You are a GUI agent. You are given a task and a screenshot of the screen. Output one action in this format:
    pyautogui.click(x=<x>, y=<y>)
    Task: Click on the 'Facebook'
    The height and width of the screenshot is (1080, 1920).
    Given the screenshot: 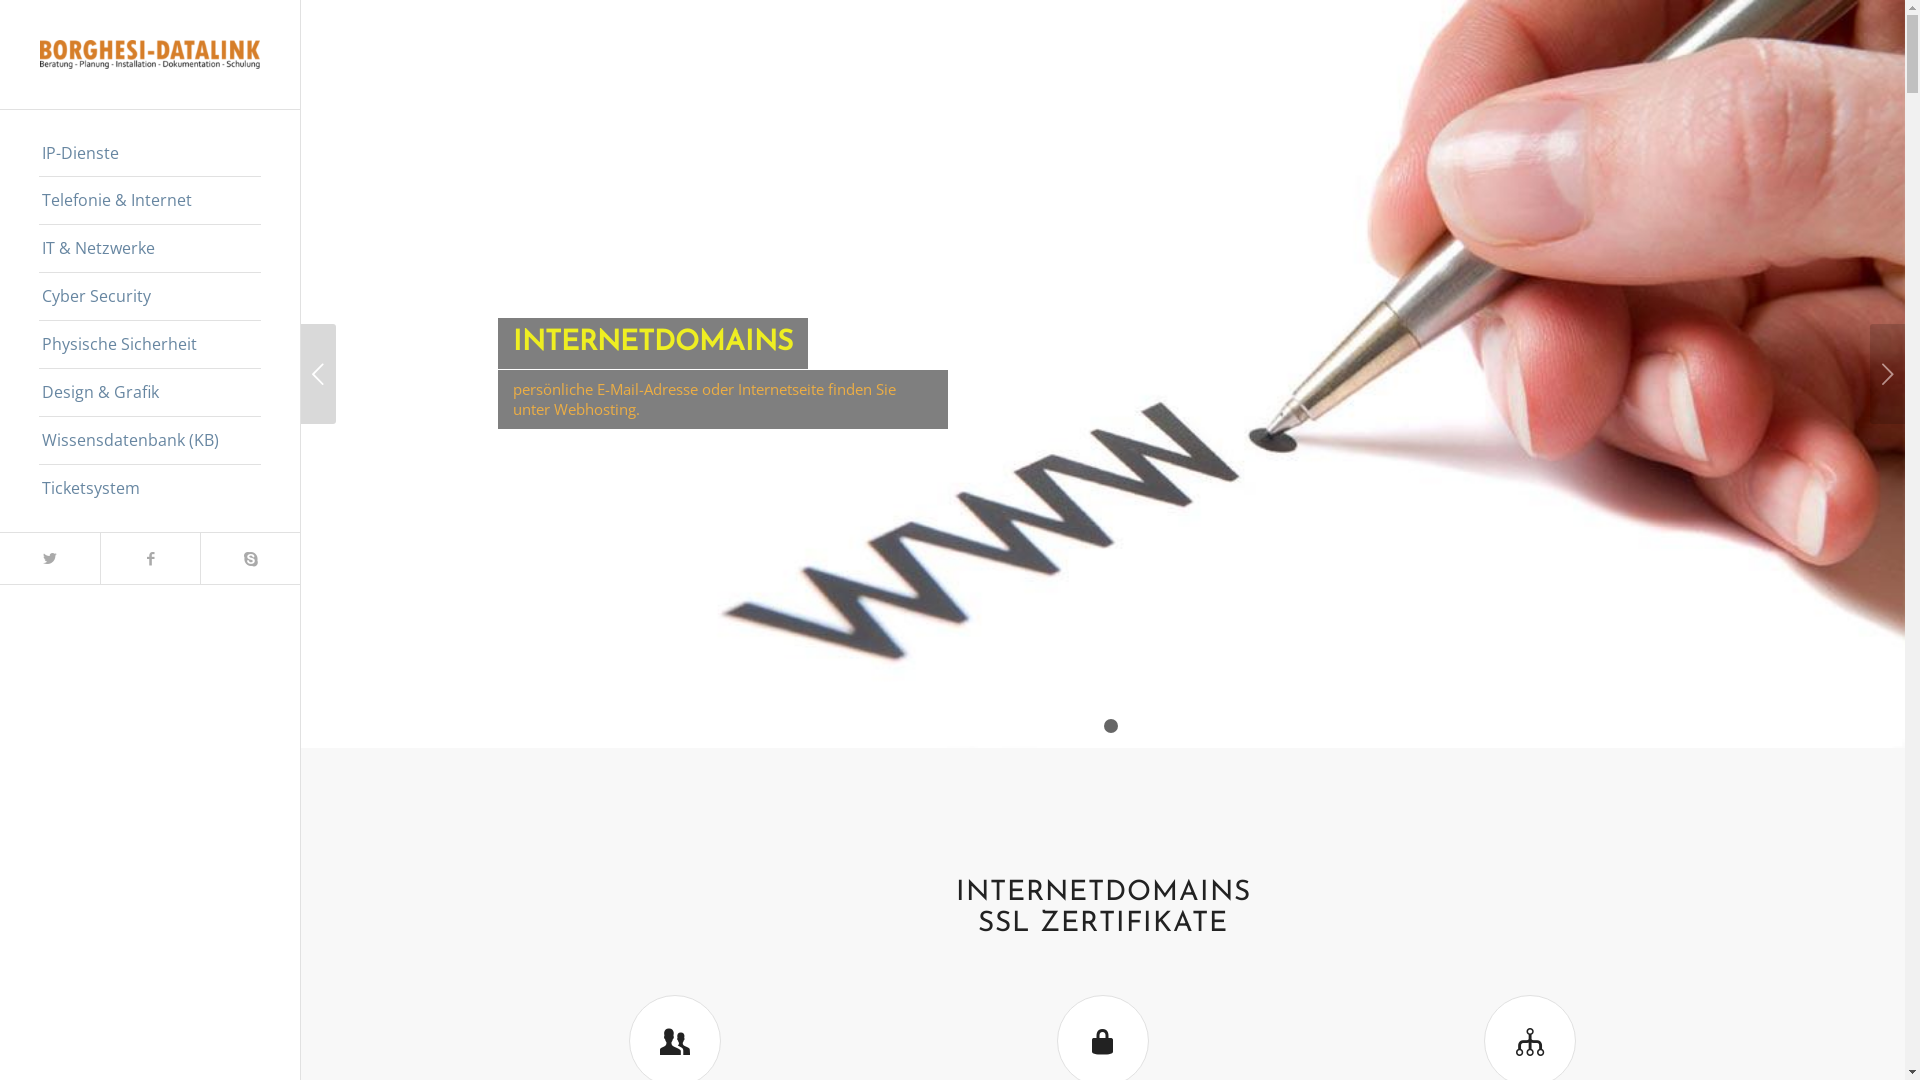 What is the action you would take?
    pyautogui.click(x=148, y=558)
    